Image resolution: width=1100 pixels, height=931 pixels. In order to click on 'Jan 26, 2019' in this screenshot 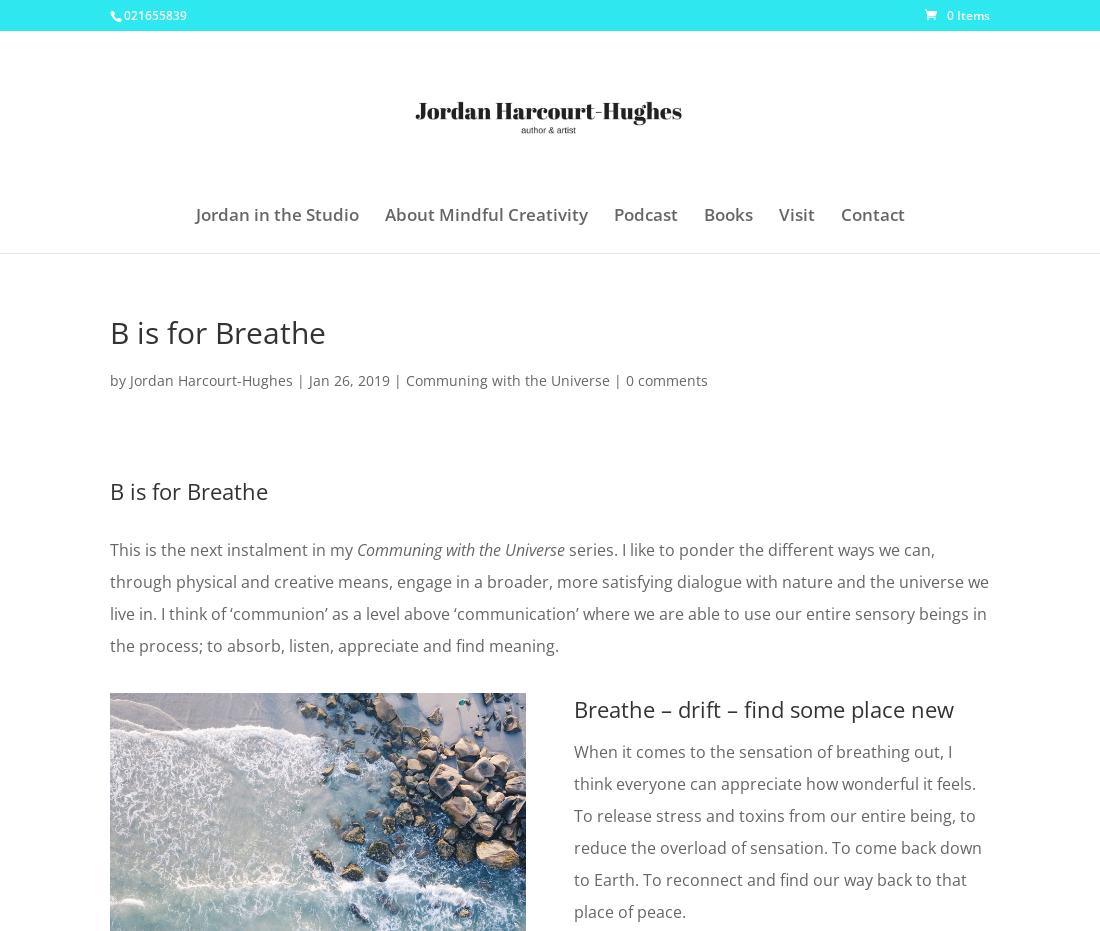, I will do `click(349, 380)`.